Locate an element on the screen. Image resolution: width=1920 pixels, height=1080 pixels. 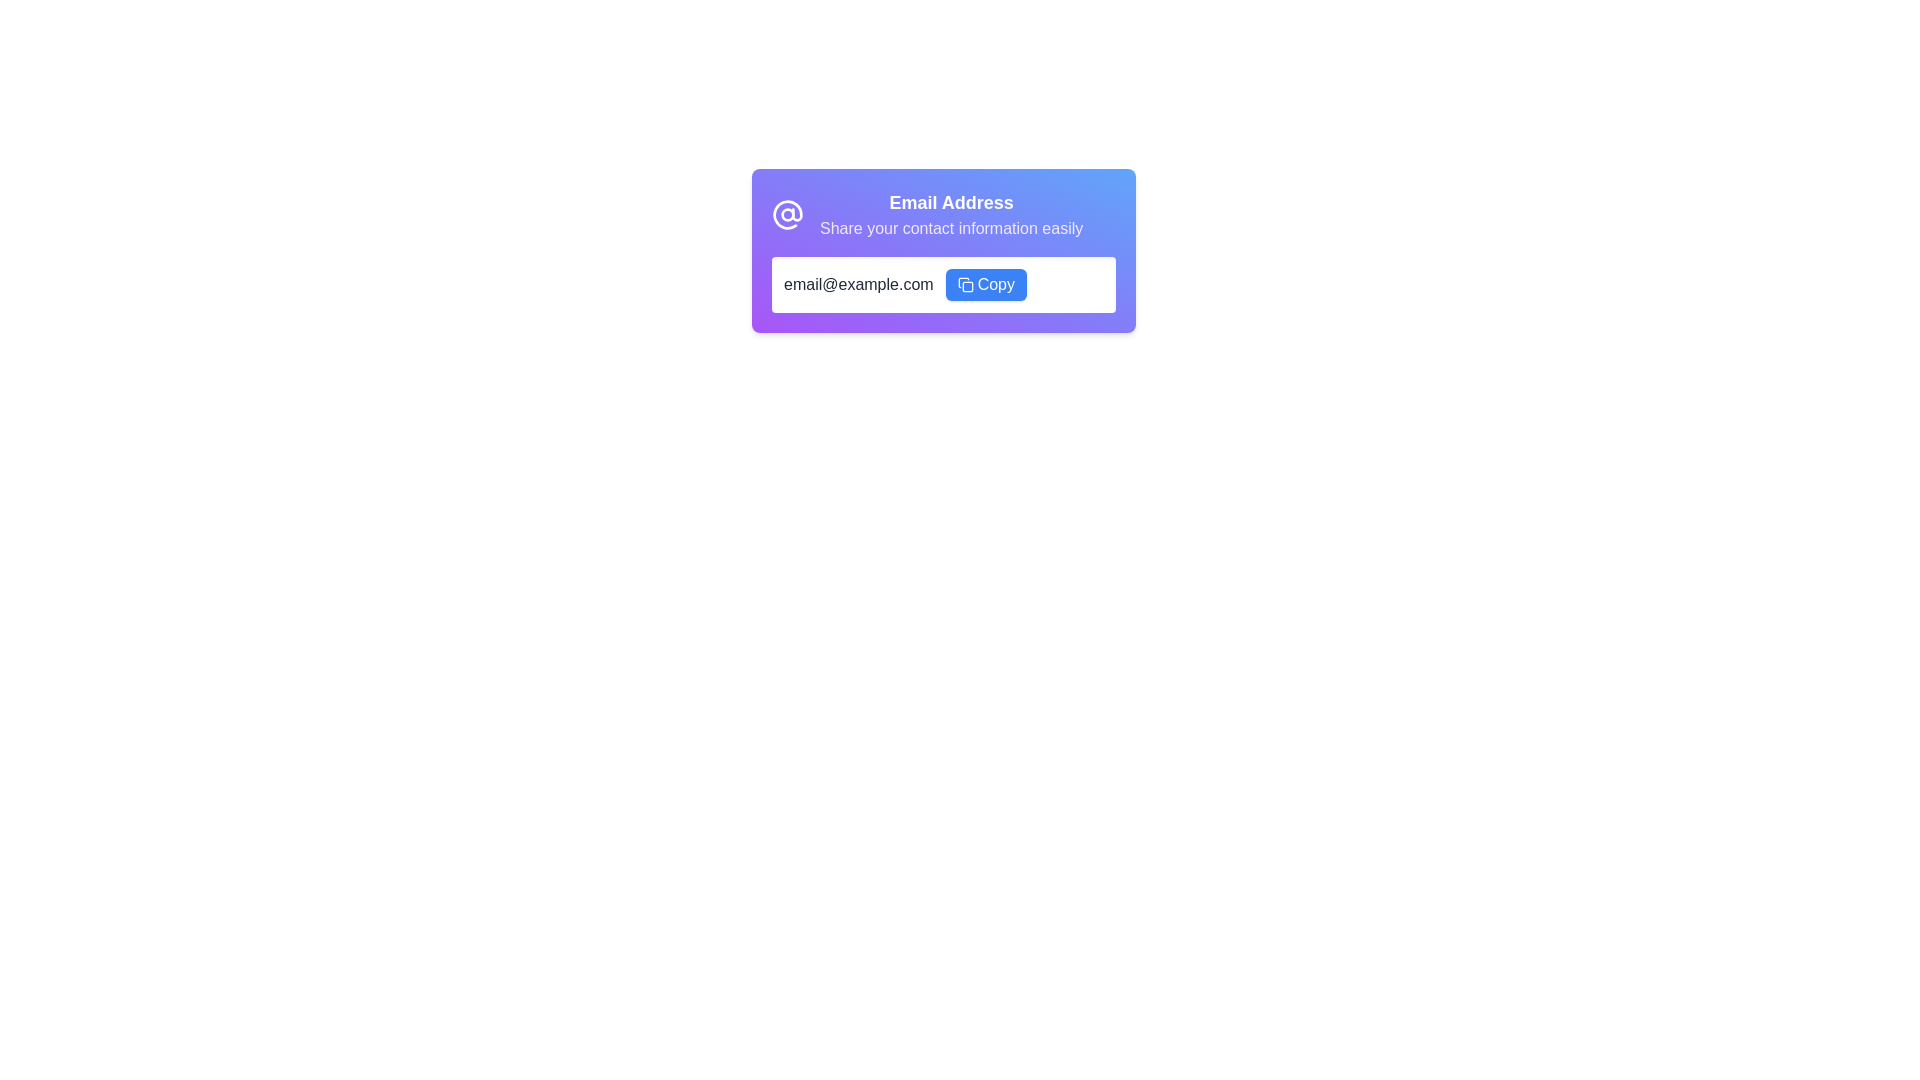
the header text block that indicates the purpose of the card for sharing an email address, located at the top of the card above the email display and copy button is located at coordinates (943, 215).